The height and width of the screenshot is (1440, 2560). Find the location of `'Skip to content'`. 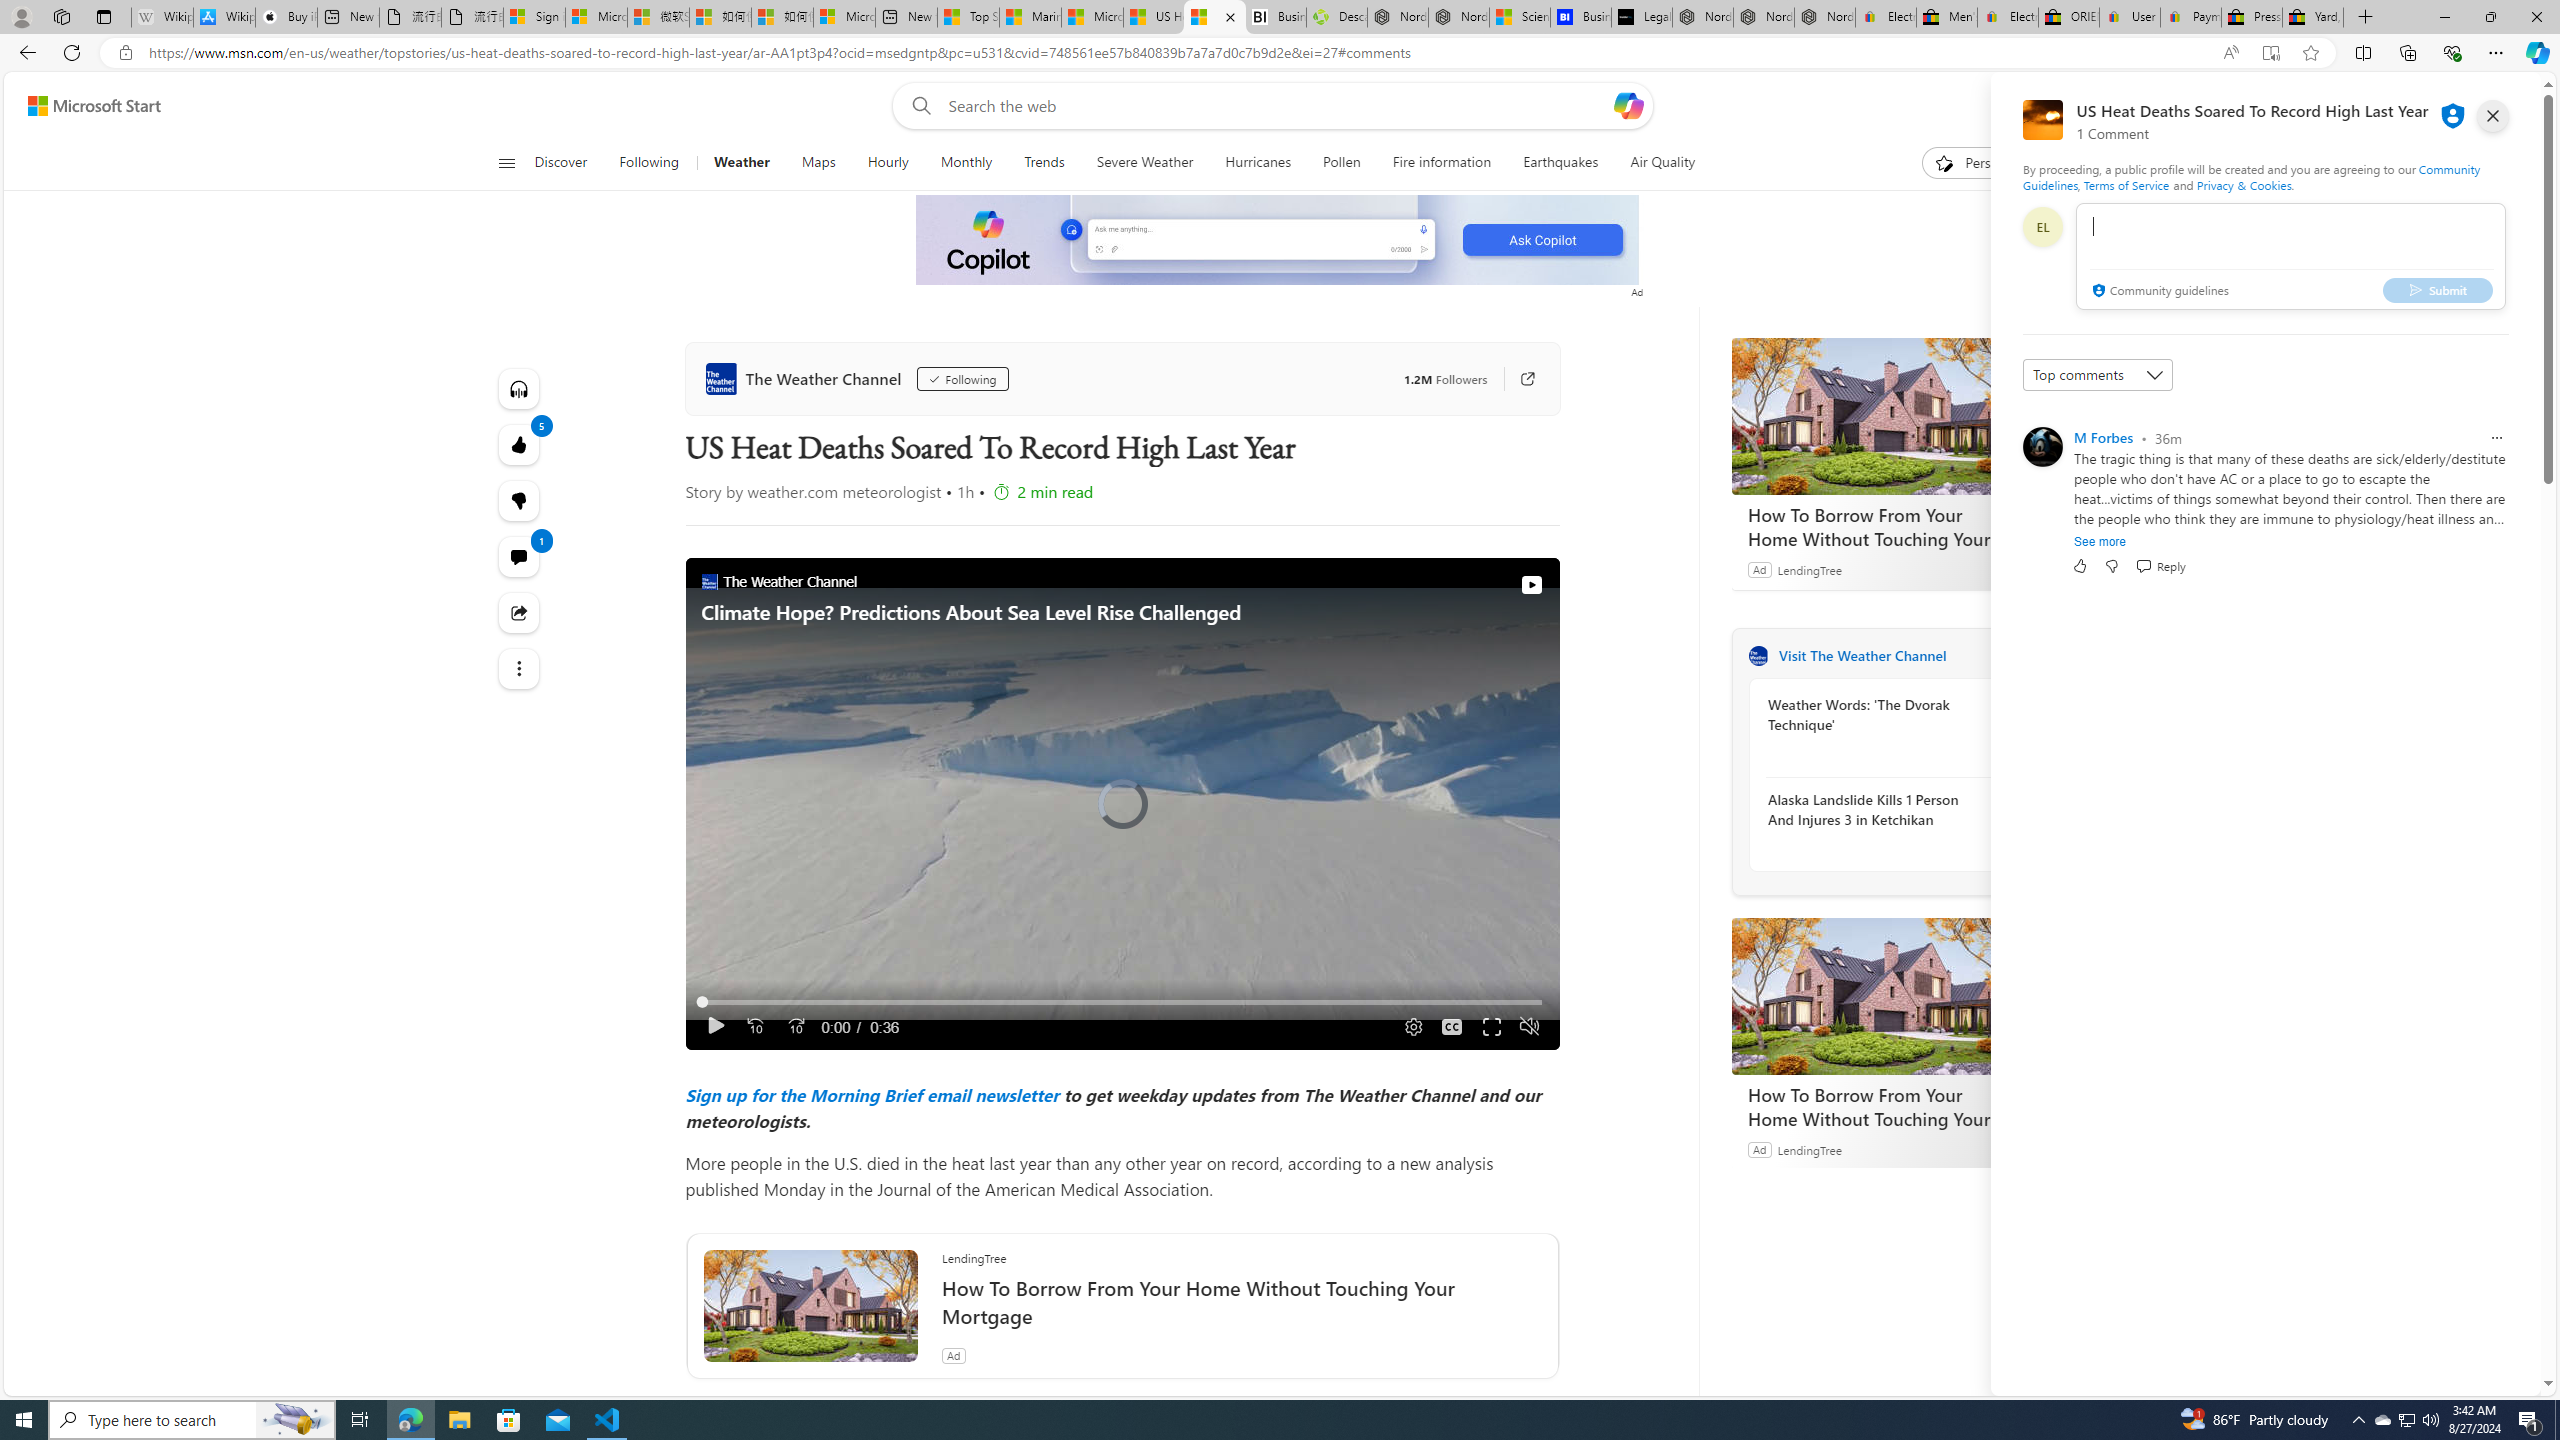

'Skip to content' is located at coordinates (86, 104).